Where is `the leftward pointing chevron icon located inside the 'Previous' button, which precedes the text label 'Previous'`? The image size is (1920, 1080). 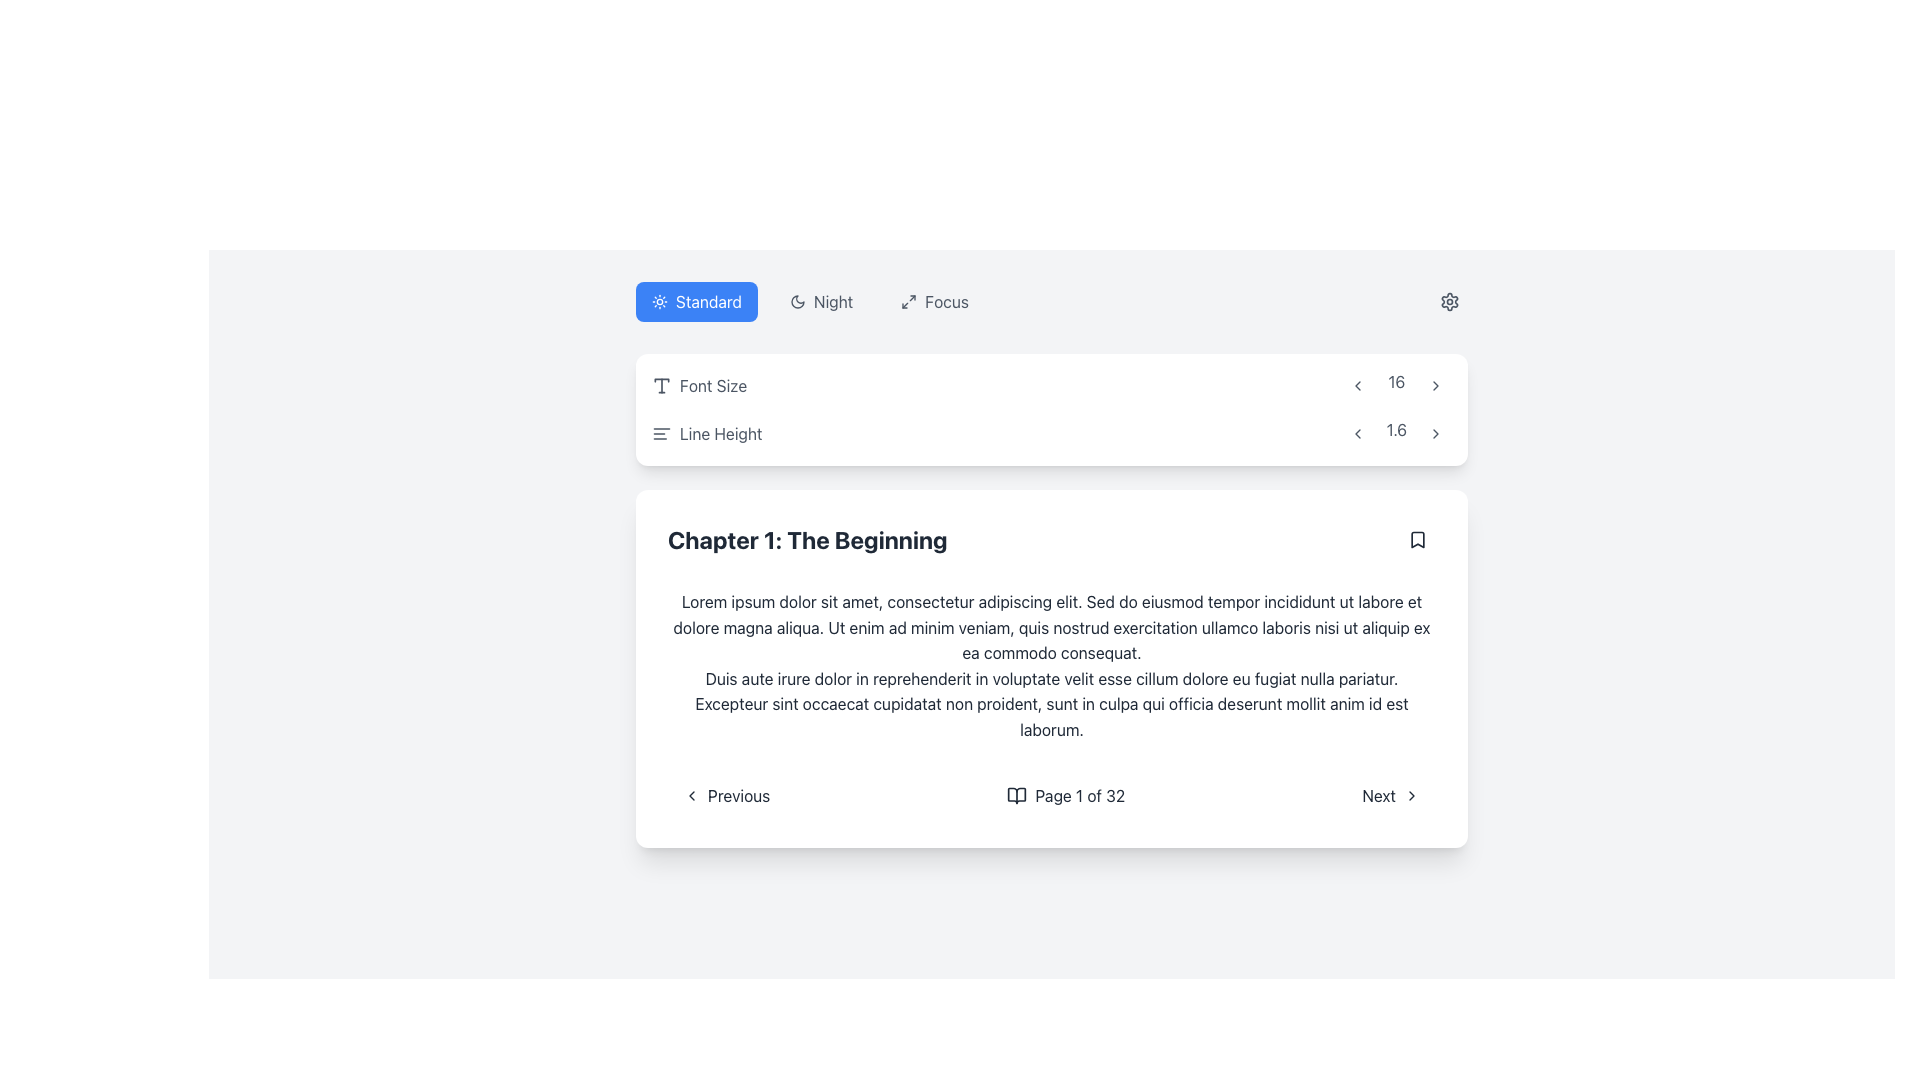
the leftward pointing chevron icon located inside the 'Previous' button, which precedes the text label 'Previous' is located at coordinates (691, 793).